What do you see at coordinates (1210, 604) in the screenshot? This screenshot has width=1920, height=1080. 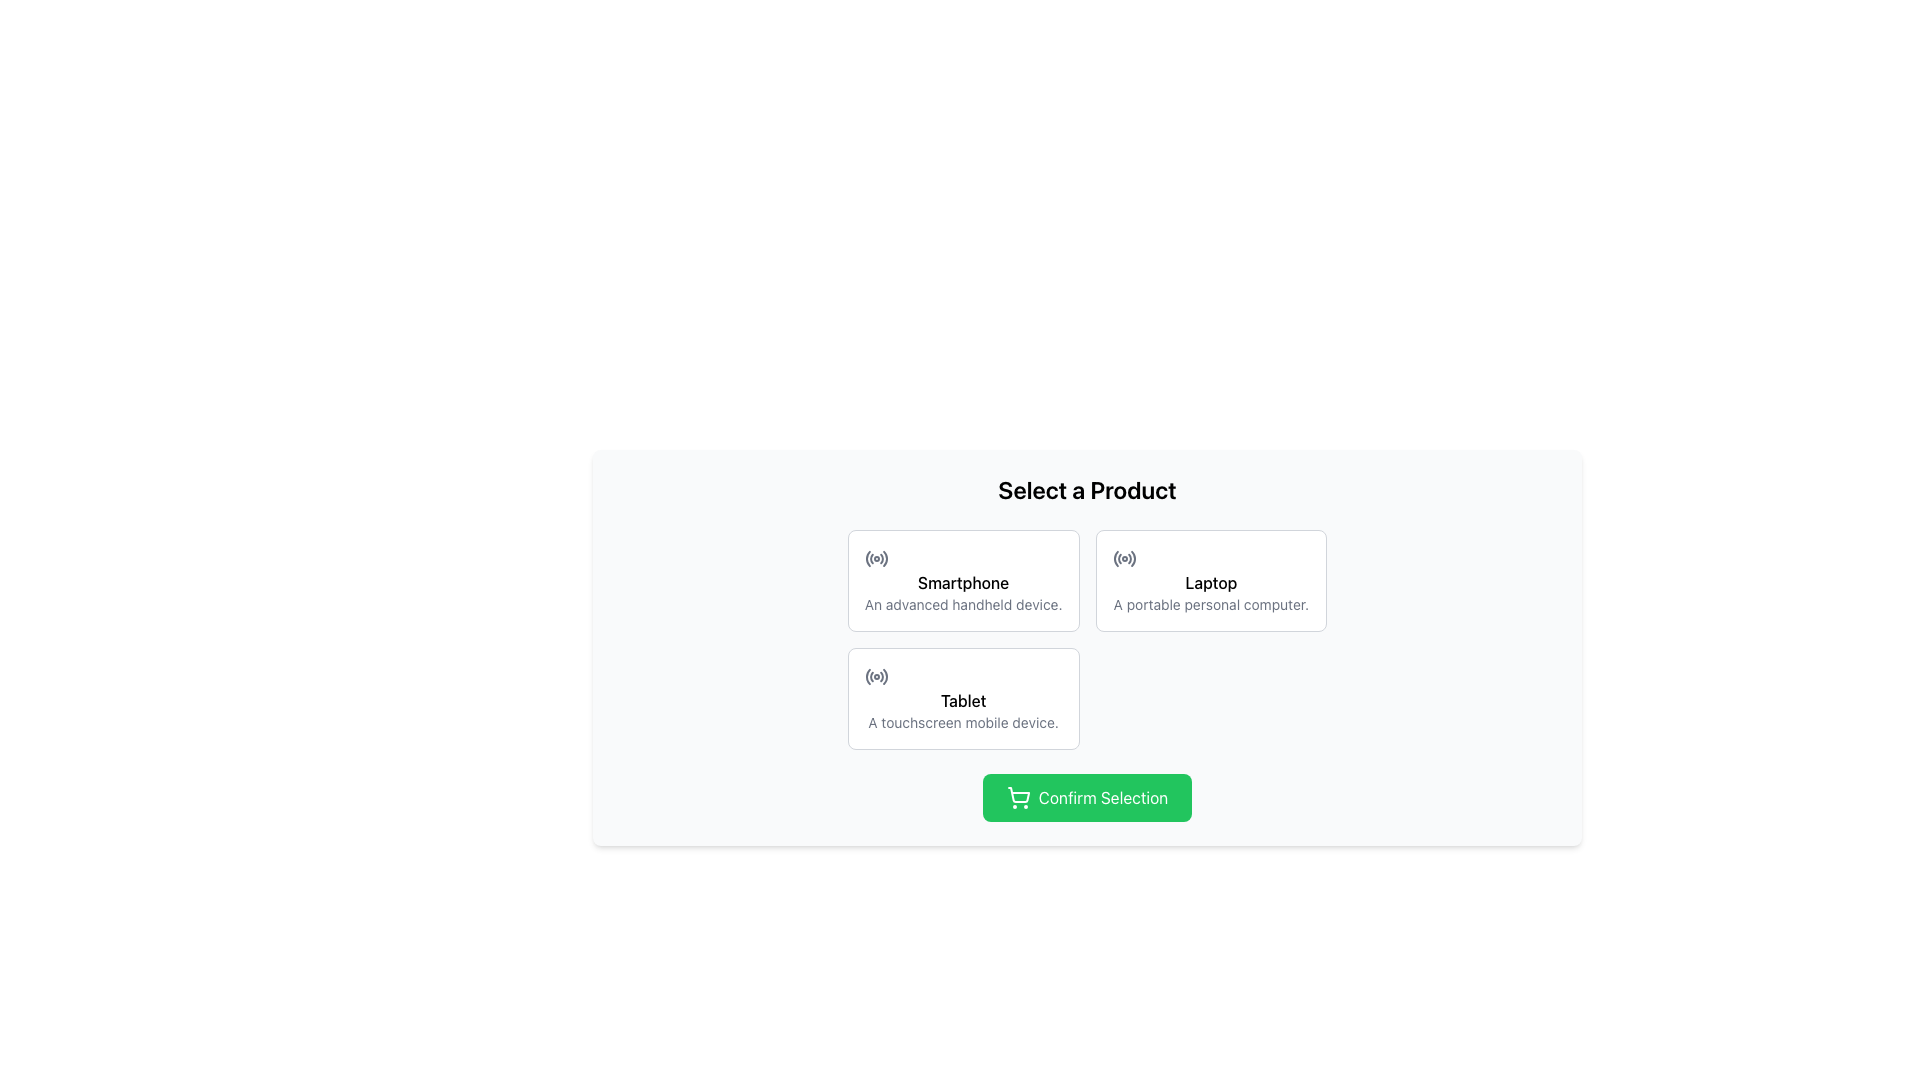 I see `the text snippet 'A portable personal computer.' located within the card labeled 'Laptop', which is visually paired with the bold title 'Laptop'` at bounding box center [1210, 604].